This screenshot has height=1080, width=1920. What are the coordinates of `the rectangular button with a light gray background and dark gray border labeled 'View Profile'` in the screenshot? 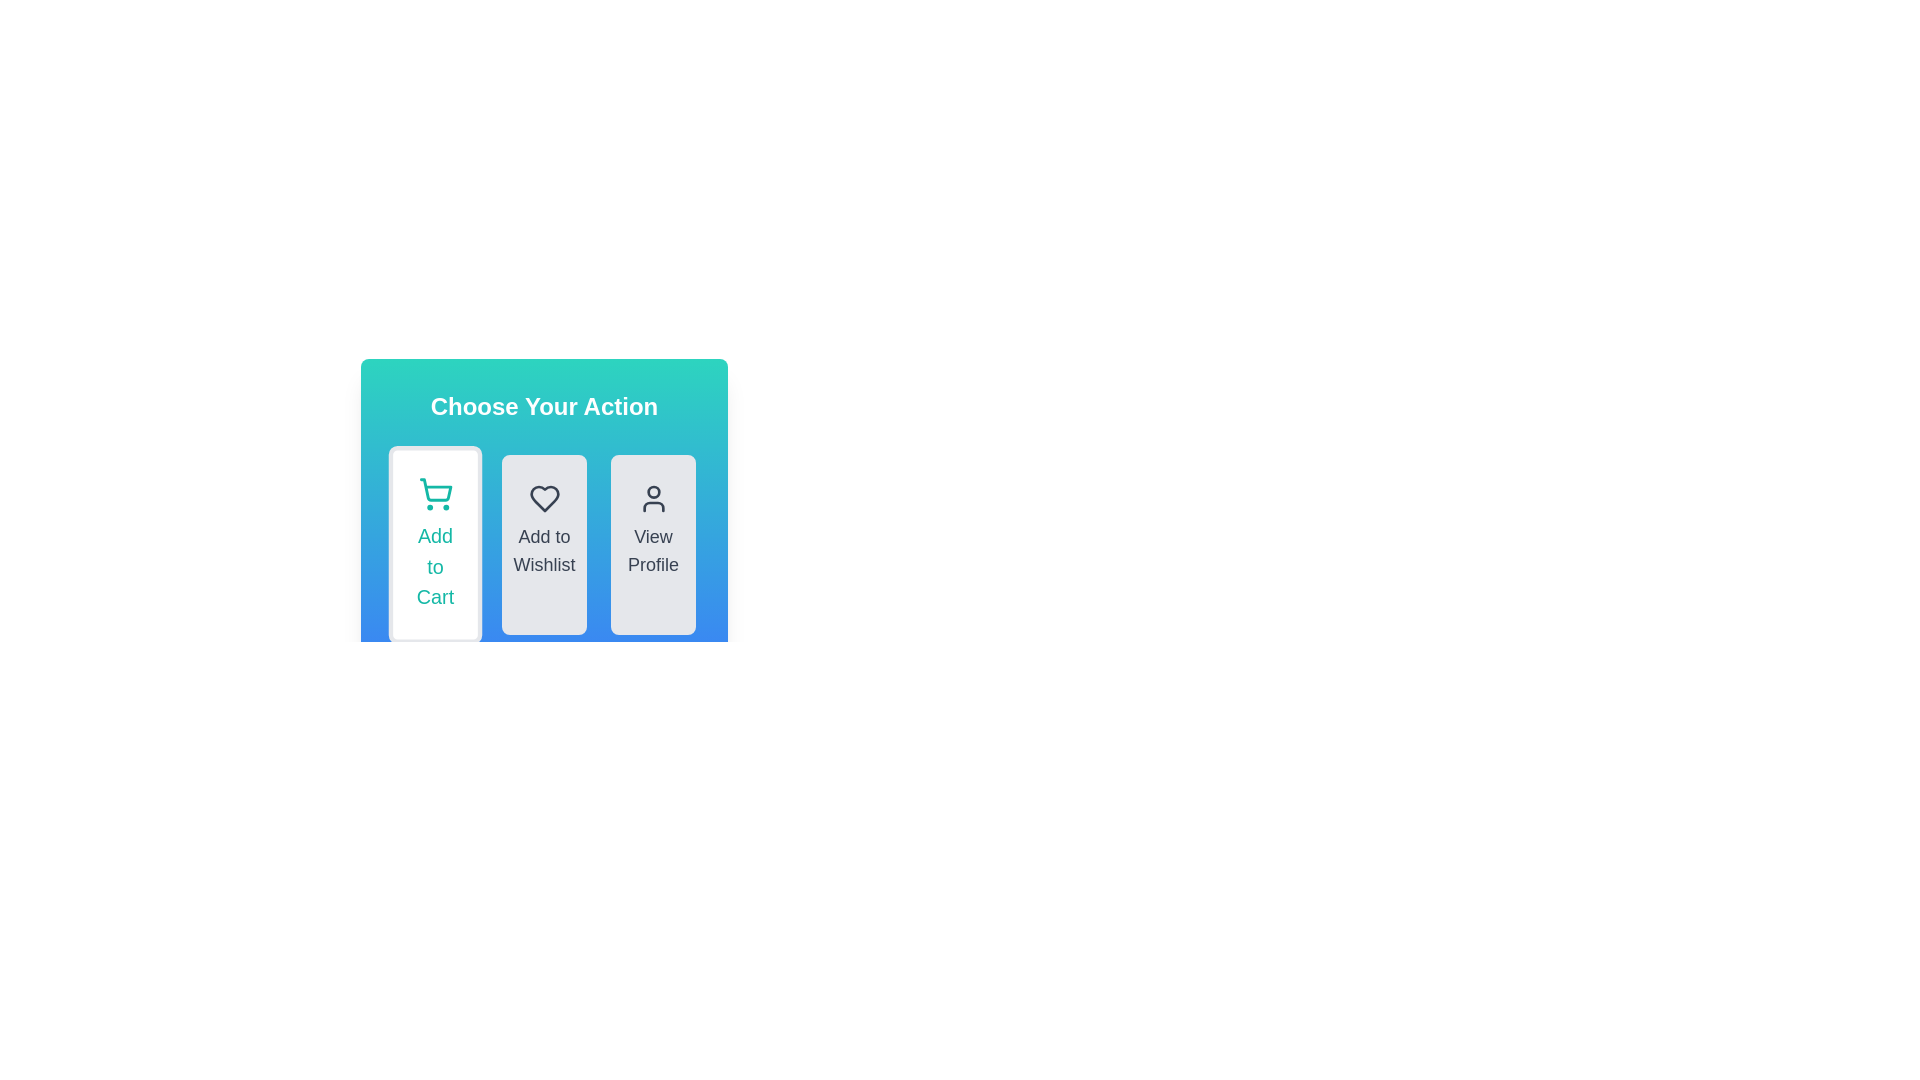 It's located at (653, 544).